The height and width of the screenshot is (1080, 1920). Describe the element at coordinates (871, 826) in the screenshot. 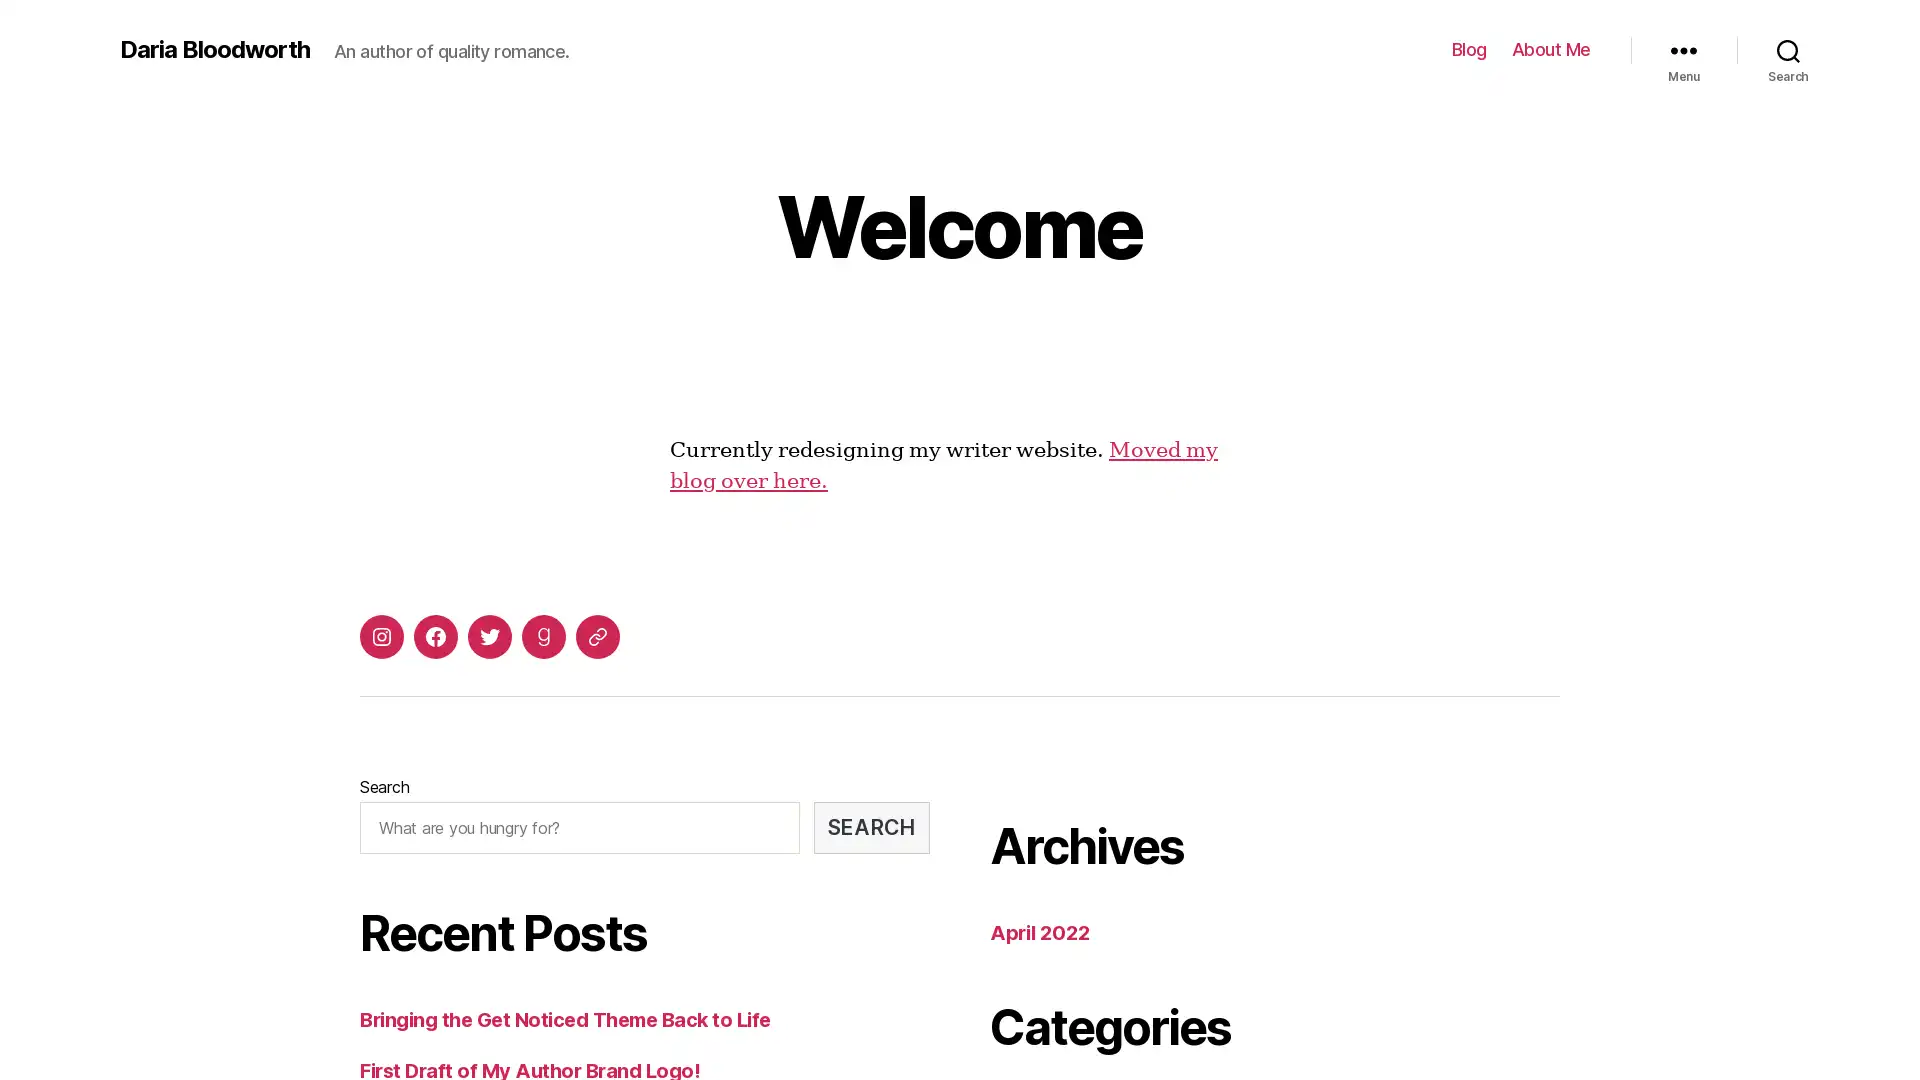

I see `SEARCH` at that location.